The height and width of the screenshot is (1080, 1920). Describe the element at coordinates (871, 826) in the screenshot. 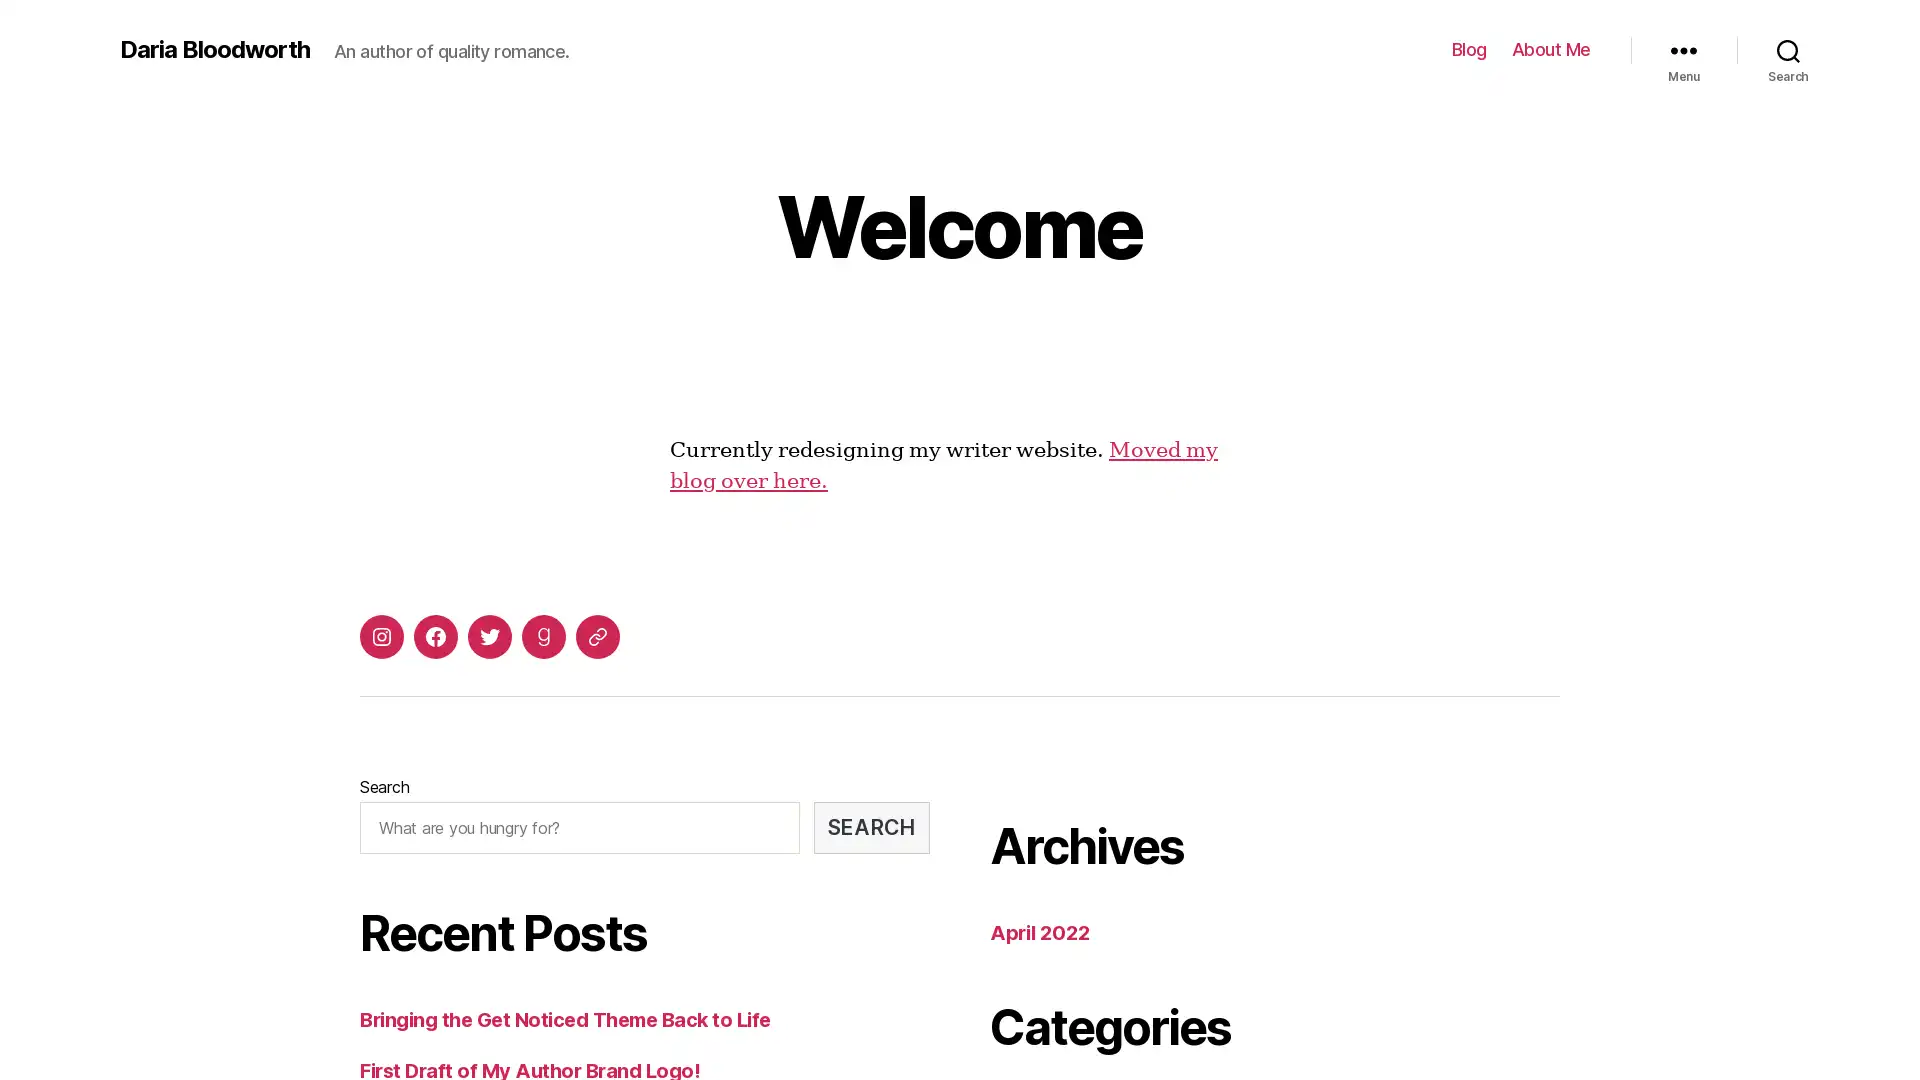

I see `SEARCH` at that location.